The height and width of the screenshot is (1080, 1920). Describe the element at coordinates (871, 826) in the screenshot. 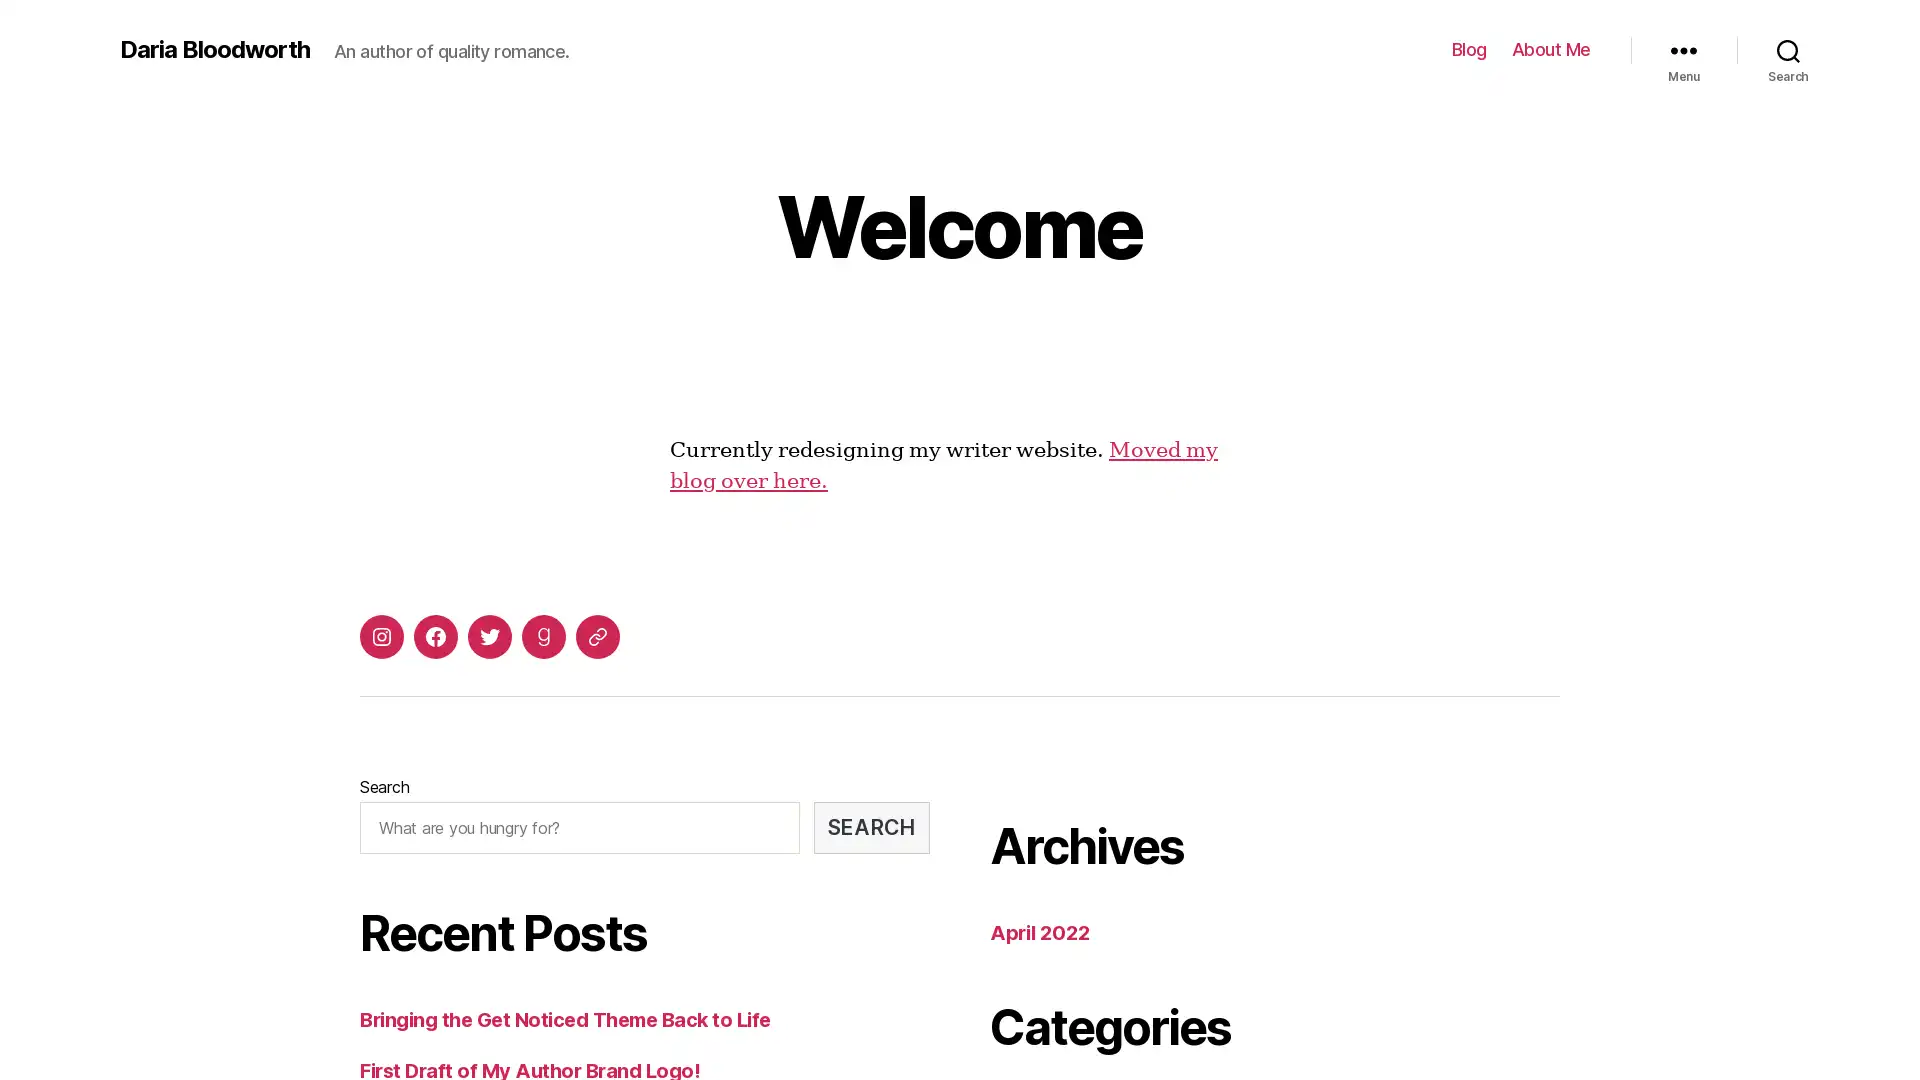

I see `SEARCH` at that location.